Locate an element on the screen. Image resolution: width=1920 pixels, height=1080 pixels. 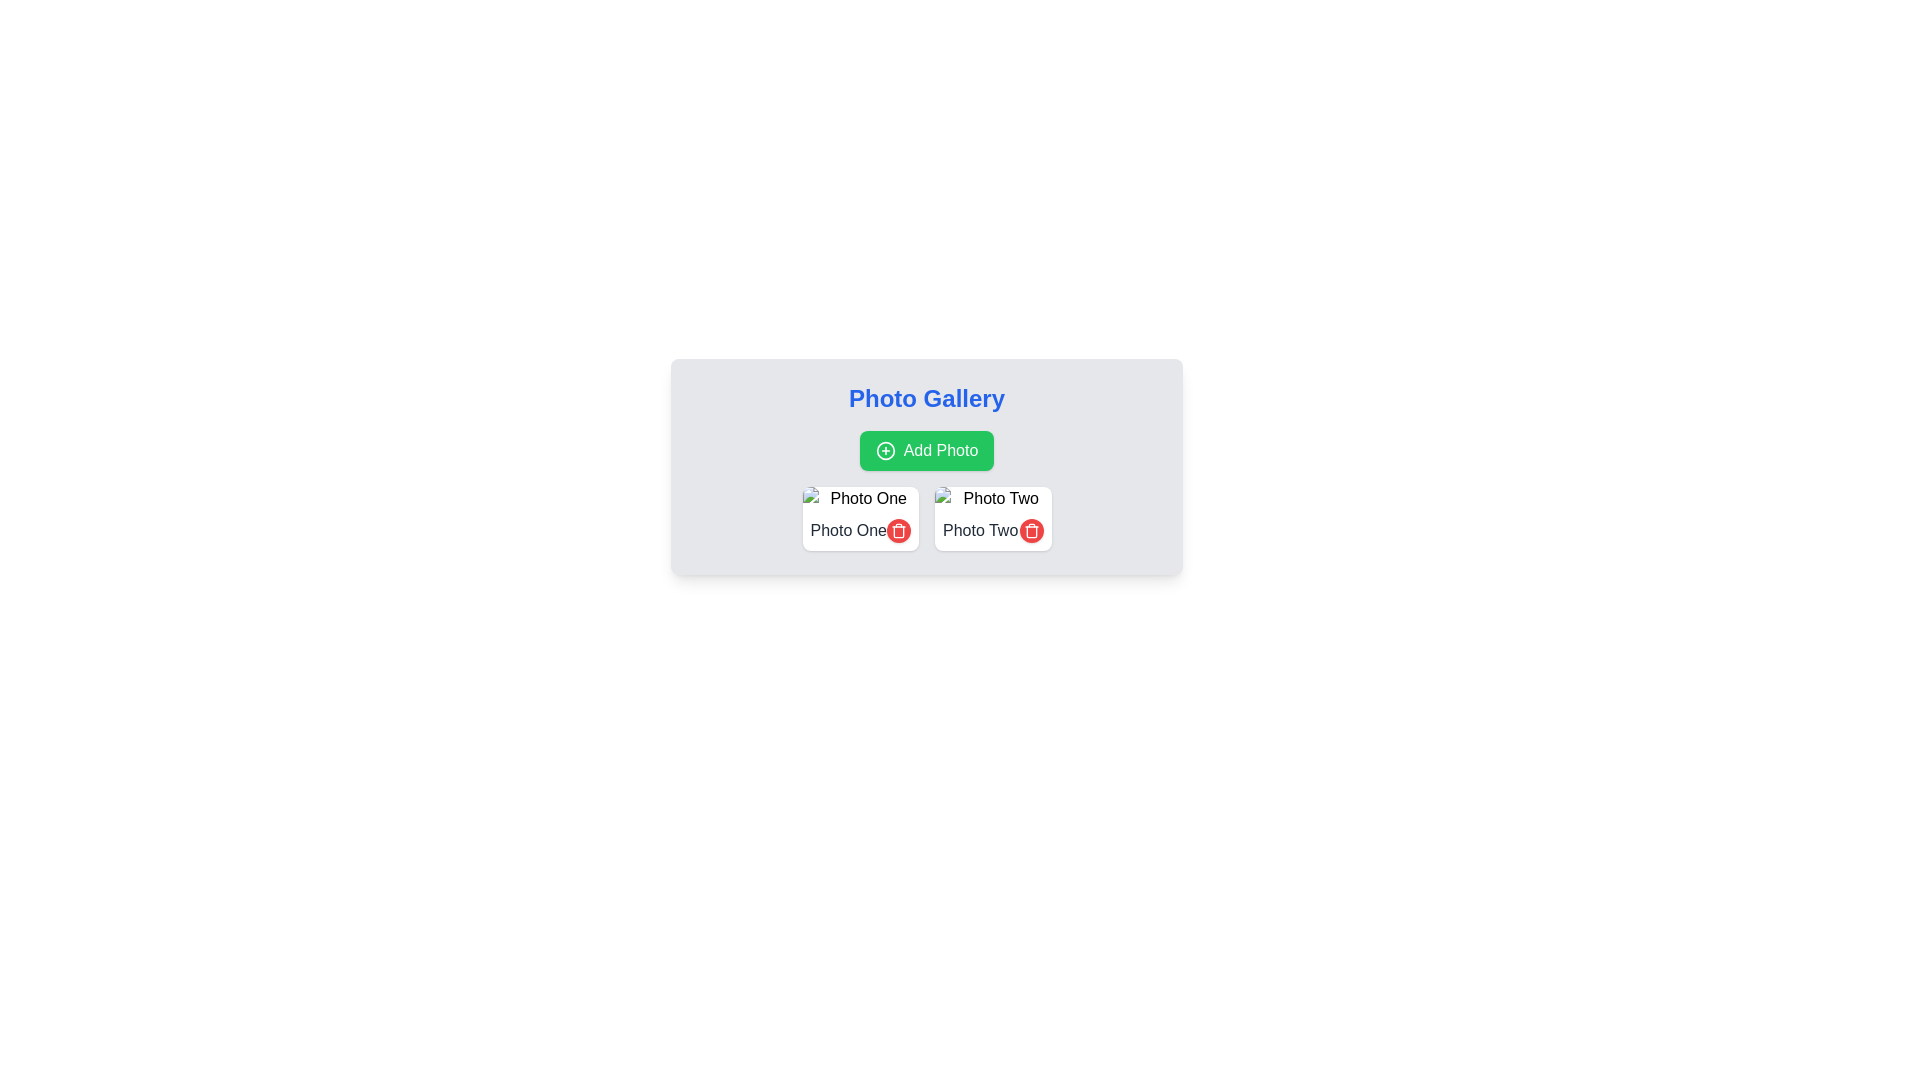
the 'Photo One' text label, which is the first item in the left column of the two-column layout under the 'Photo Gallery' header is located at coordinates (848, 530).